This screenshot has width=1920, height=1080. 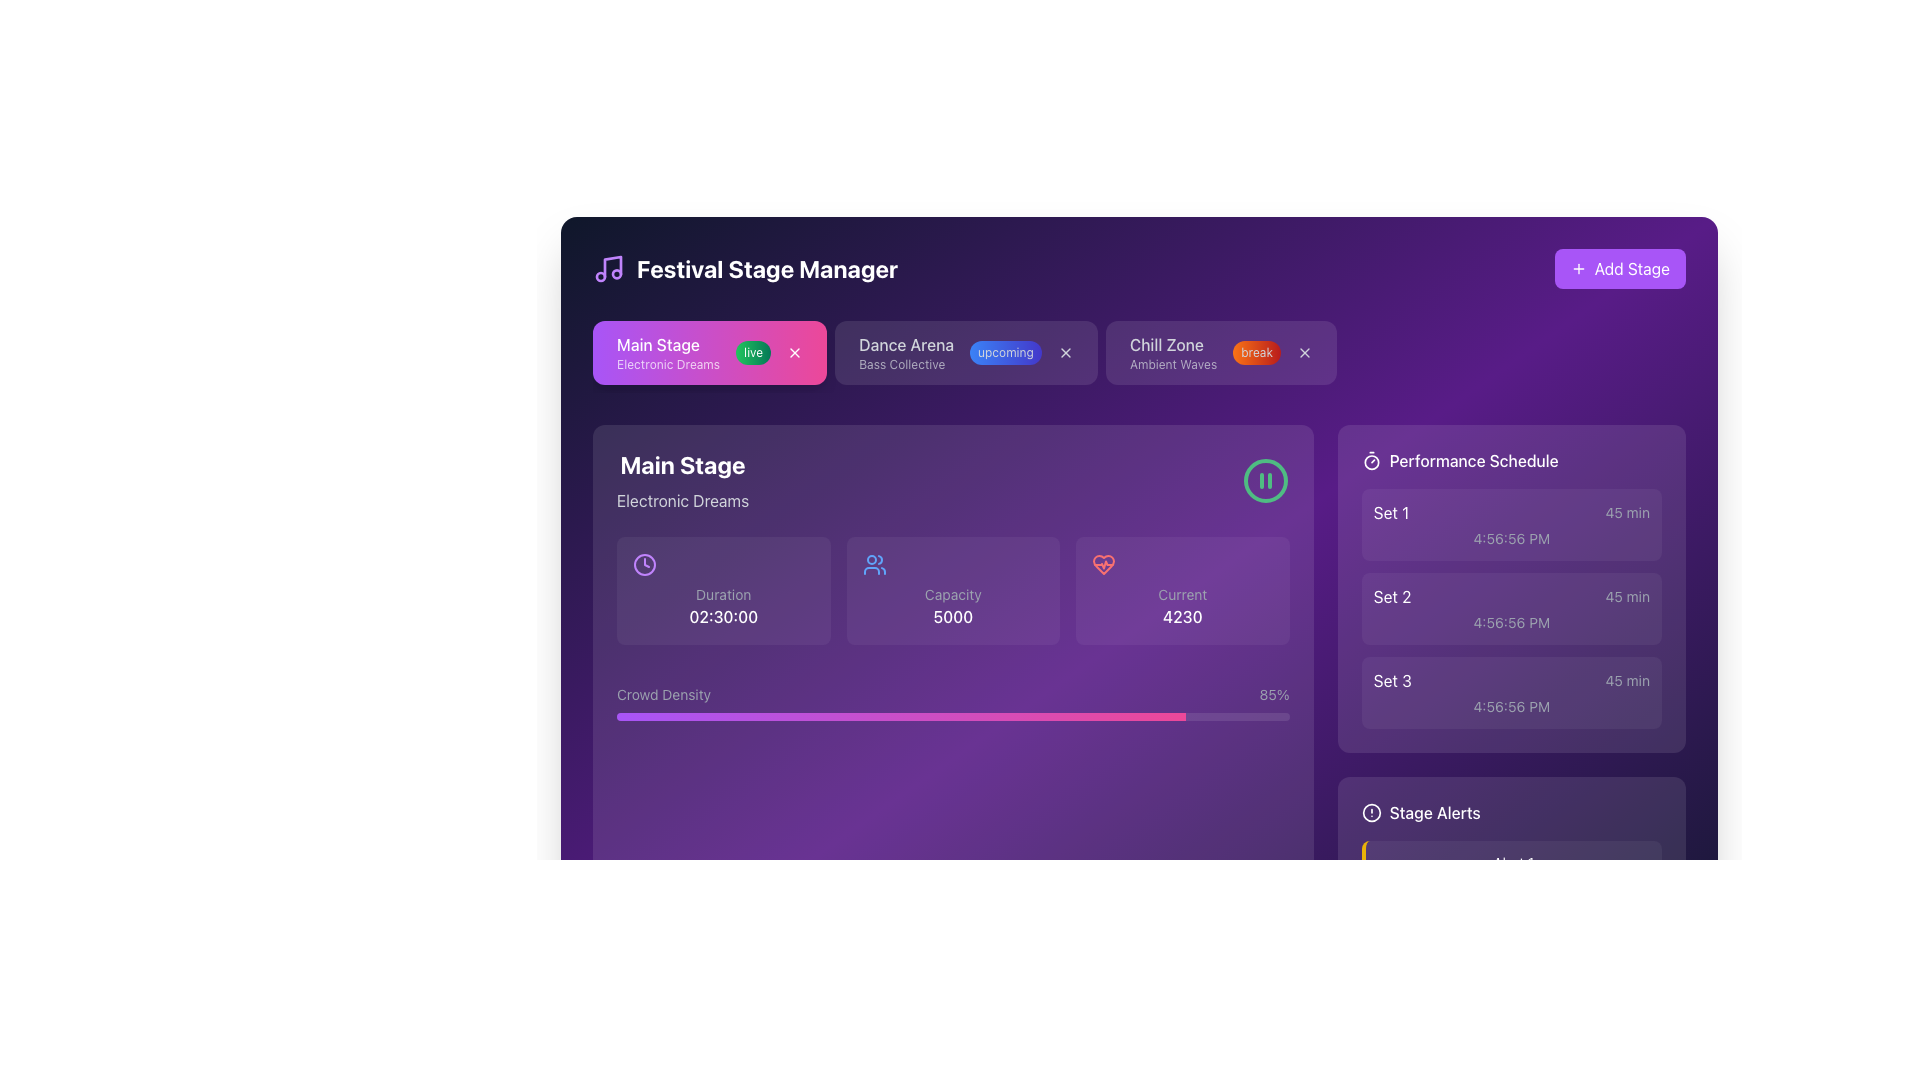 I want to click on the progress bar representing the crowd density for the 'Main Stage' section, located at the bottom of the 'Main Stage' card, so click(x=952, y=693).